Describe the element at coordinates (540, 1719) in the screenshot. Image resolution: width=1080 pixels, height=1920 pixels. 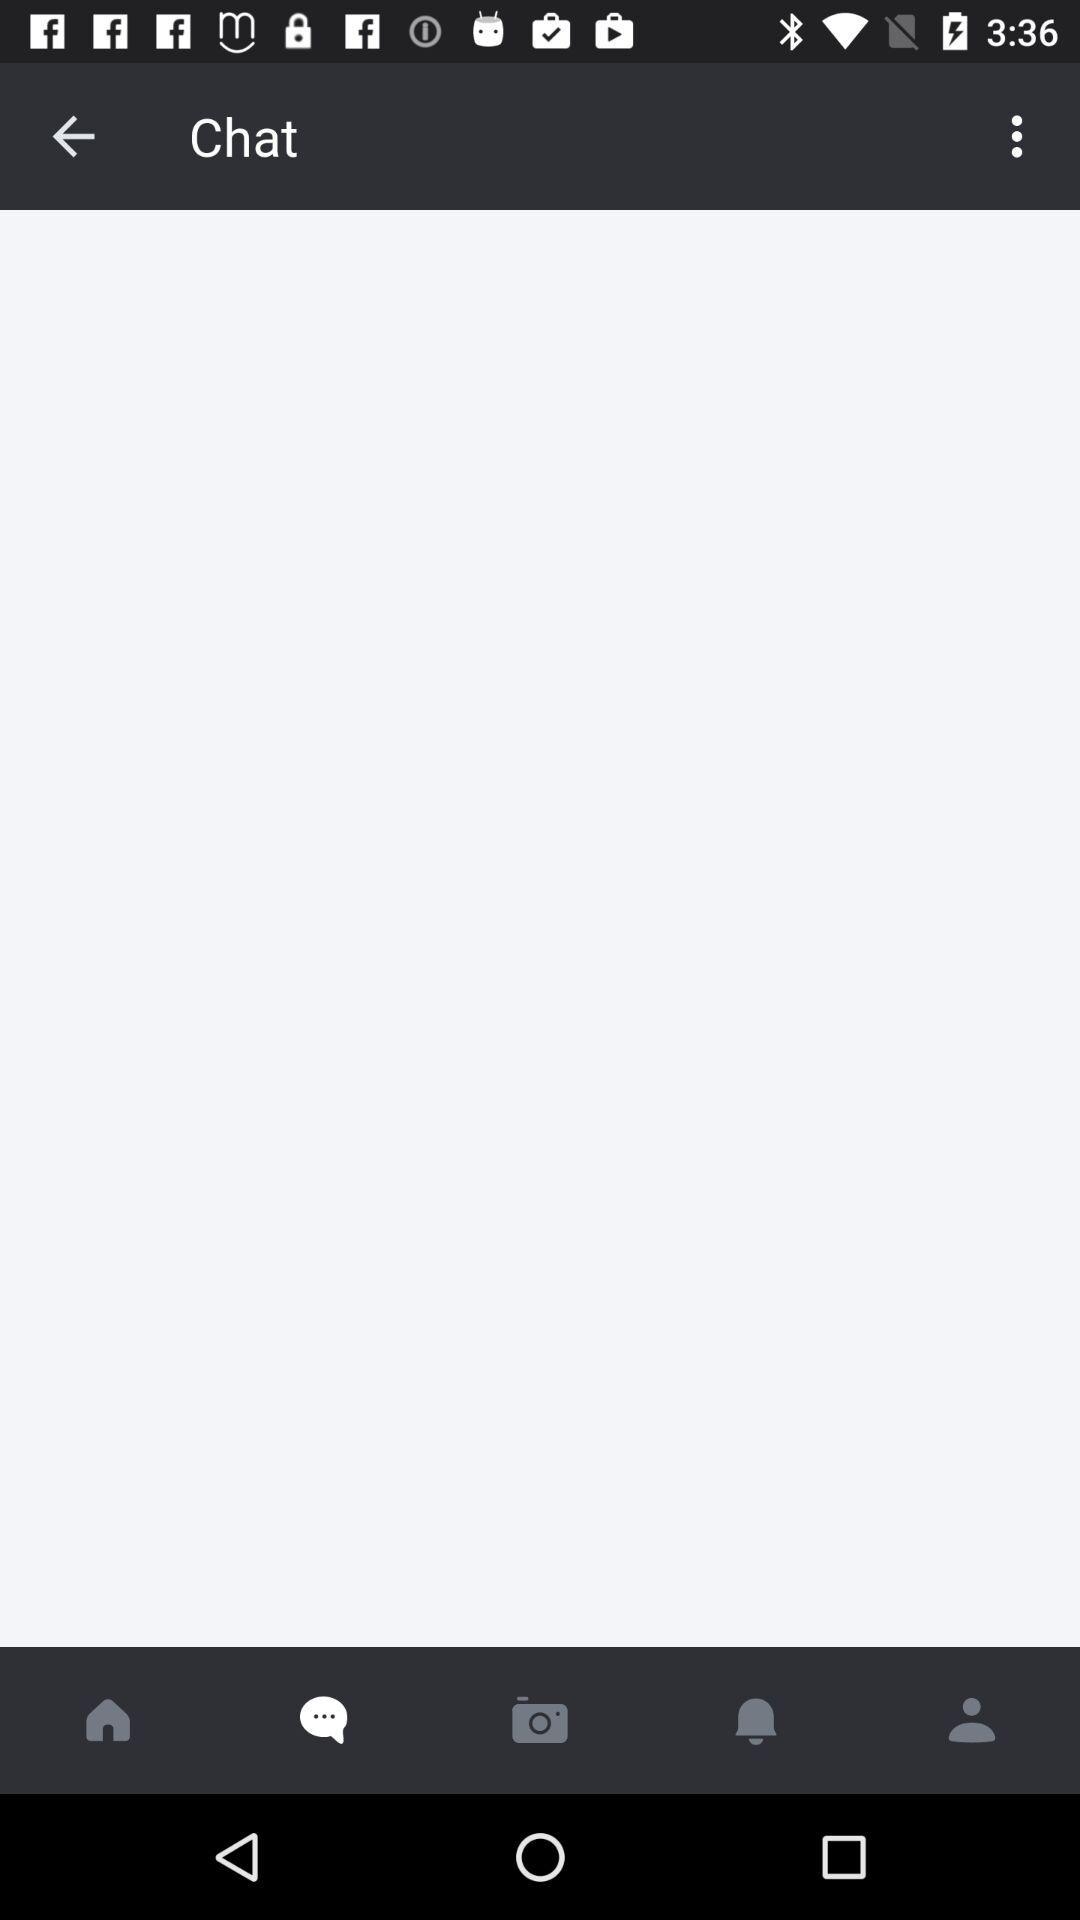
I see `camara` at that location.